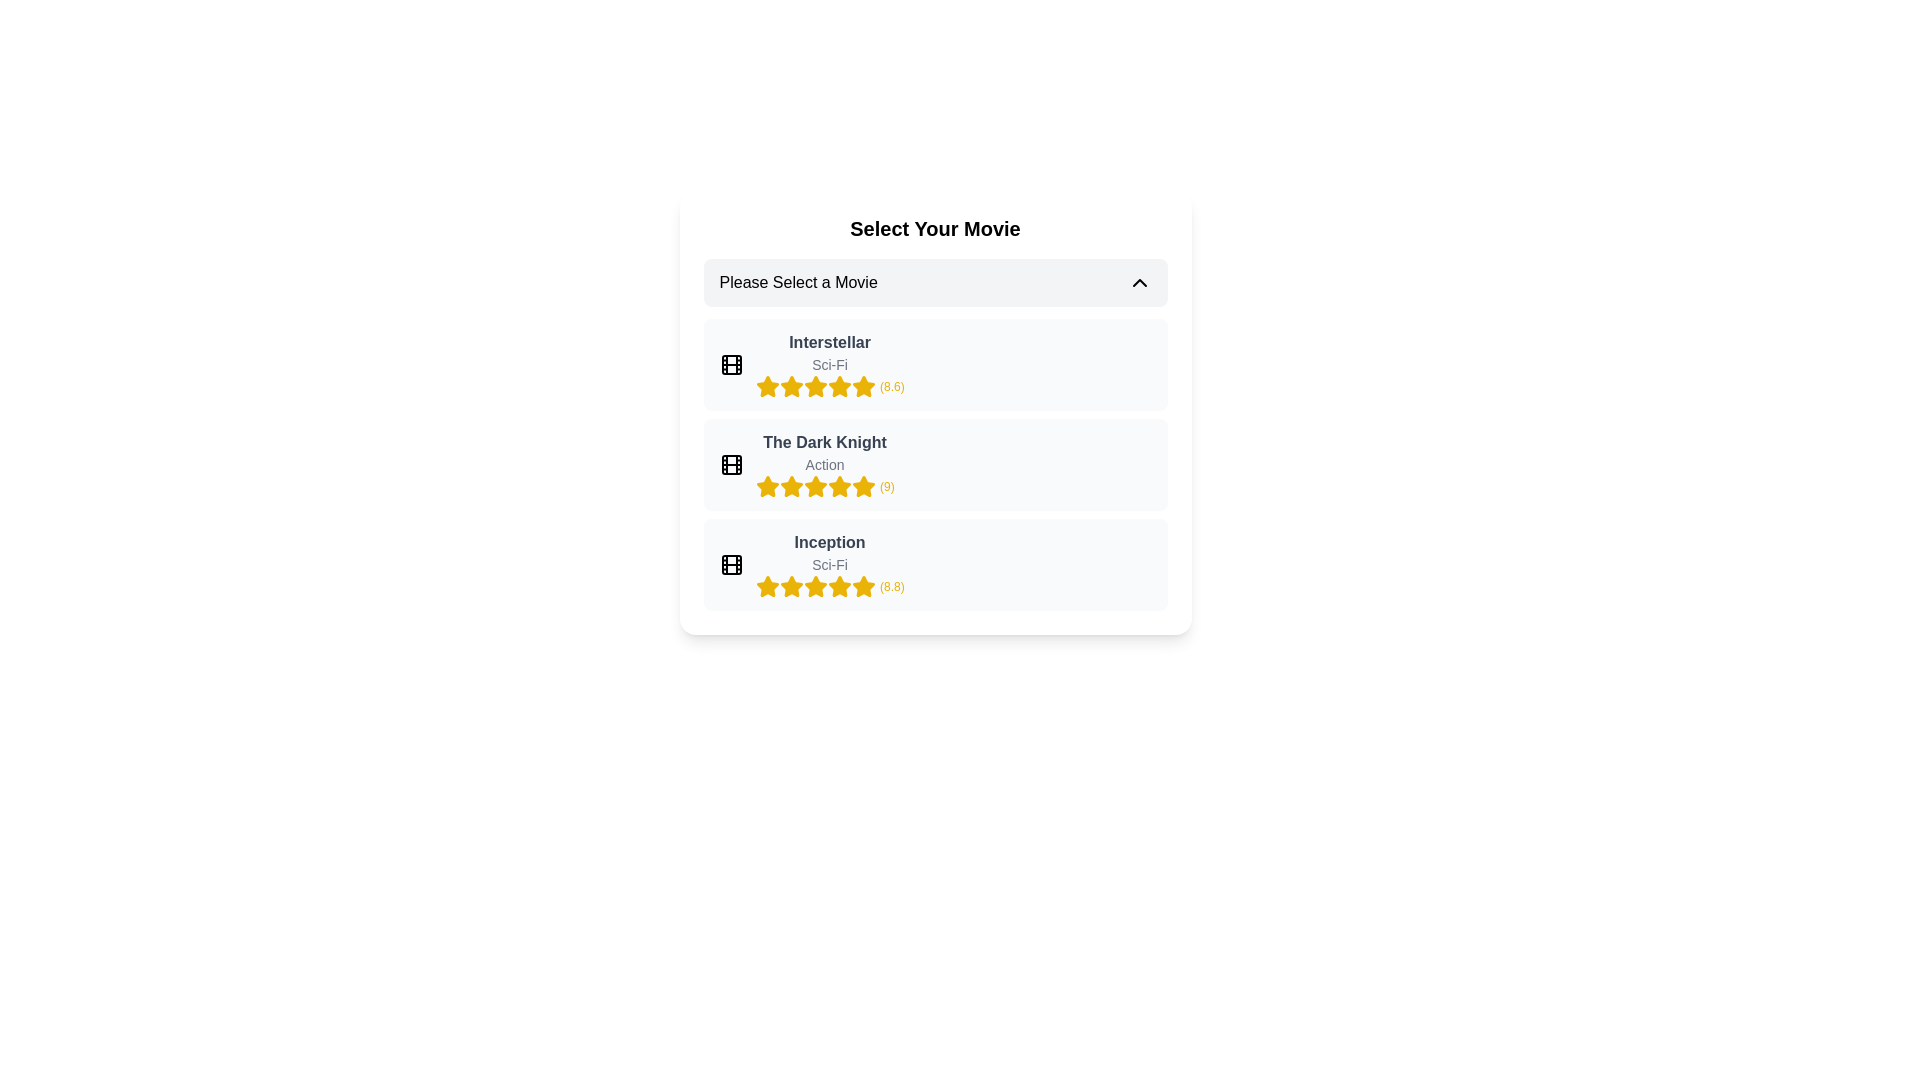 Image resolution: width=1920 pixels, height=1080 pixels. What do you see at coordinates (815, 386) in the screenshot?
I see `the third star-shaped rating graphic filled with yellow color to register a rating under the movie 'Interstellar'` at bounding box center [815, 386].